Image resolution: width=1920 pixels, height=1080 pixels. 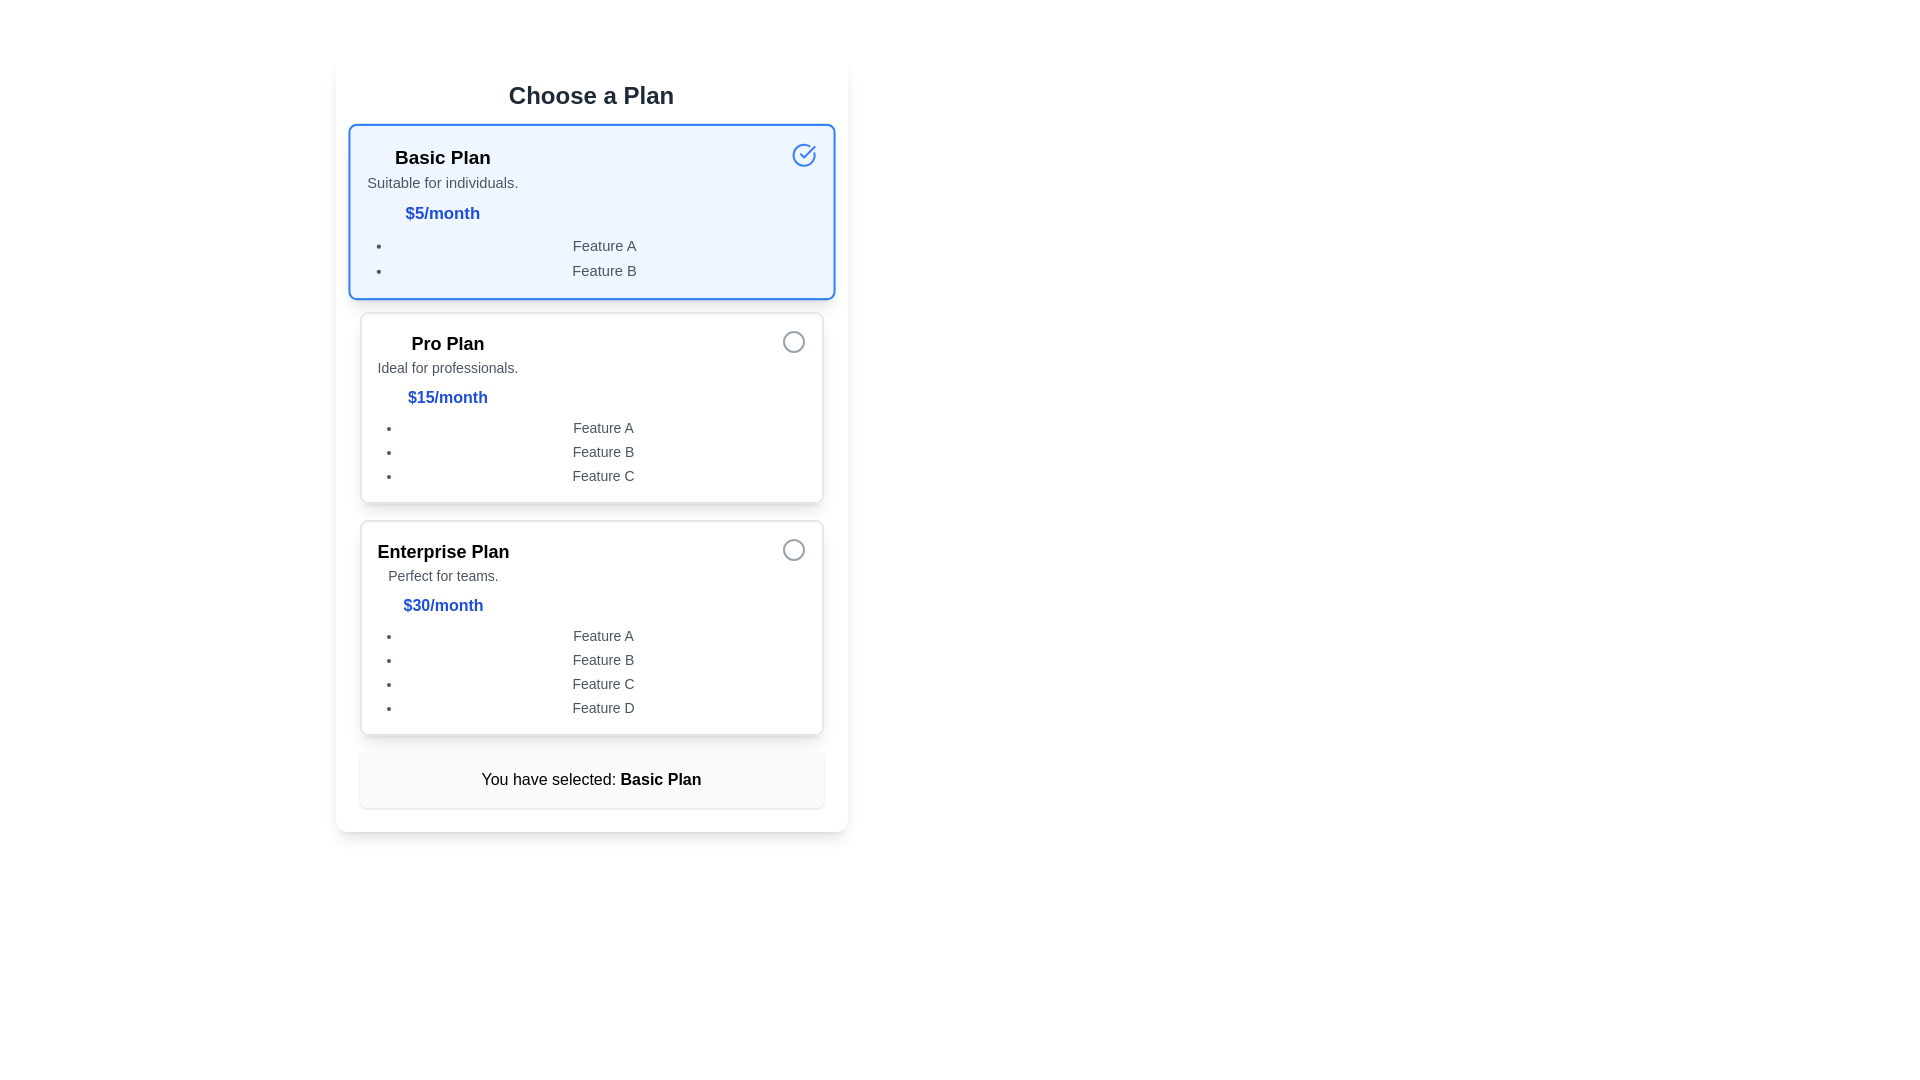 I want to click on informational text element representing Feature C in the Enterprise Plan, located in the third position of a vertically stacked list between Feature B and Feature D, so click(x=602, y=682).